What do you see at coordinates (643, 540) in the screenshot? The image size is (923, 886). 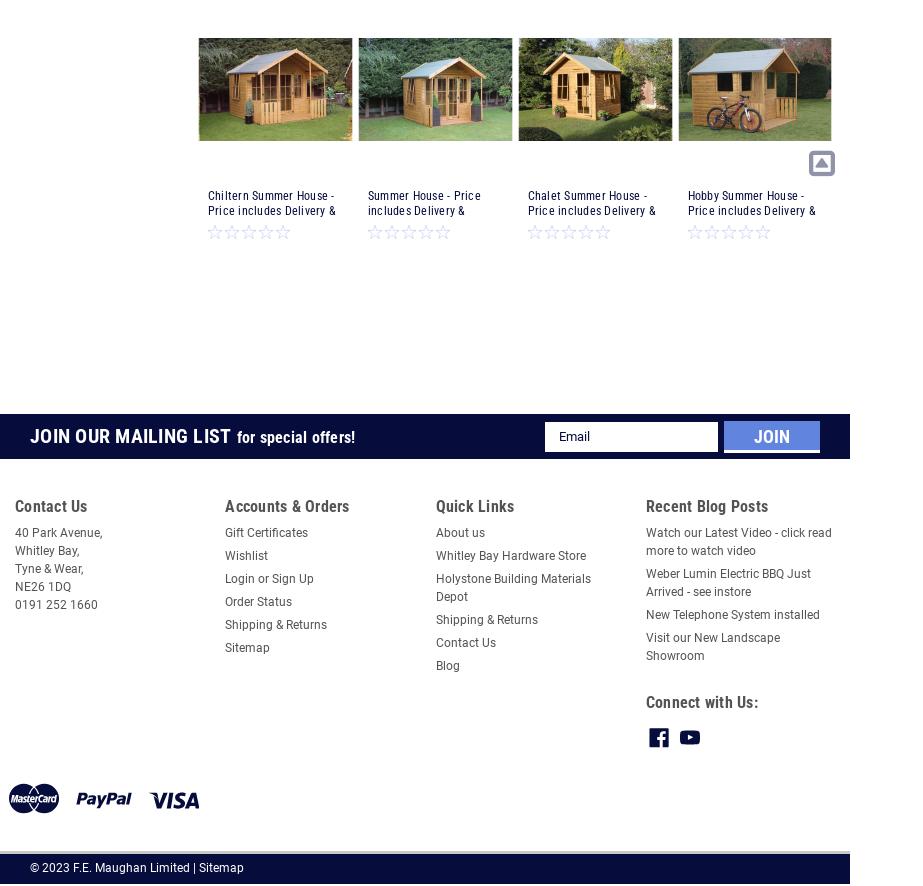 I see `'Watch our Latest Video - click read more to watch video'` at bounding box center [643, 540].